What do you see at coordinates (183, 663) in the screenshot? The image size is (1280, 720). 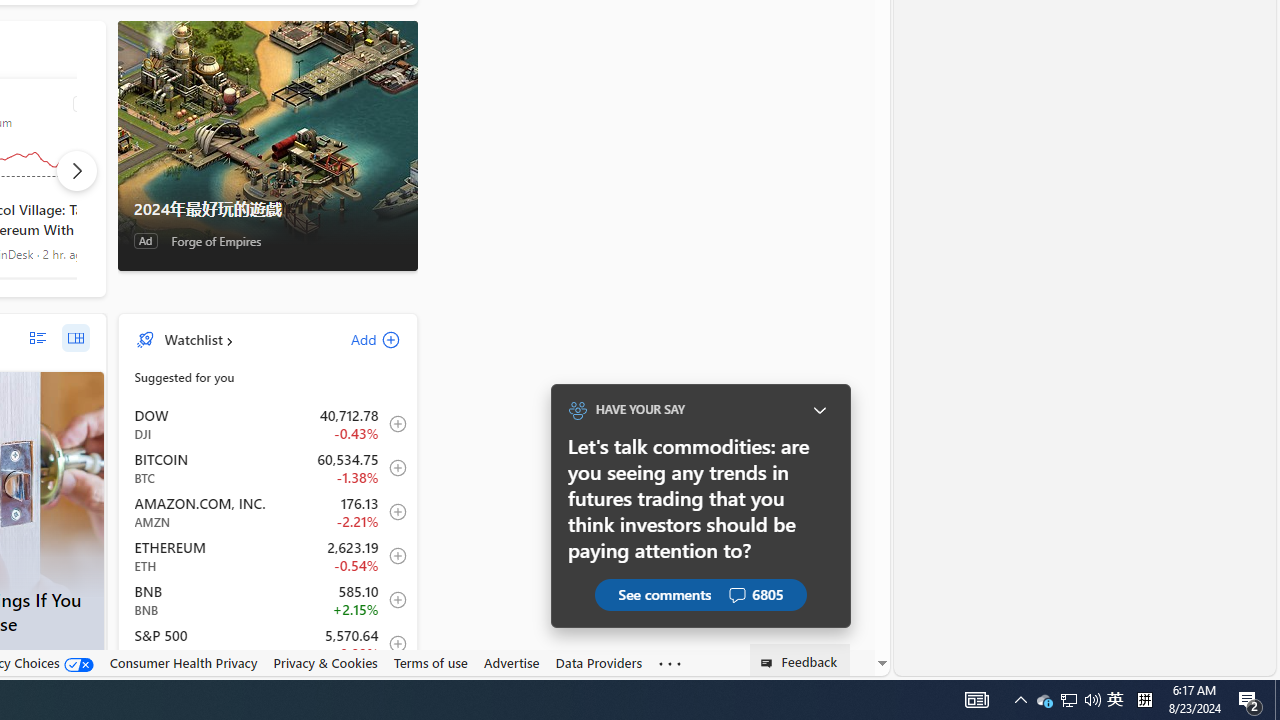 I see `'Consumer Health Privacy'` at bounding box center [183, 663].